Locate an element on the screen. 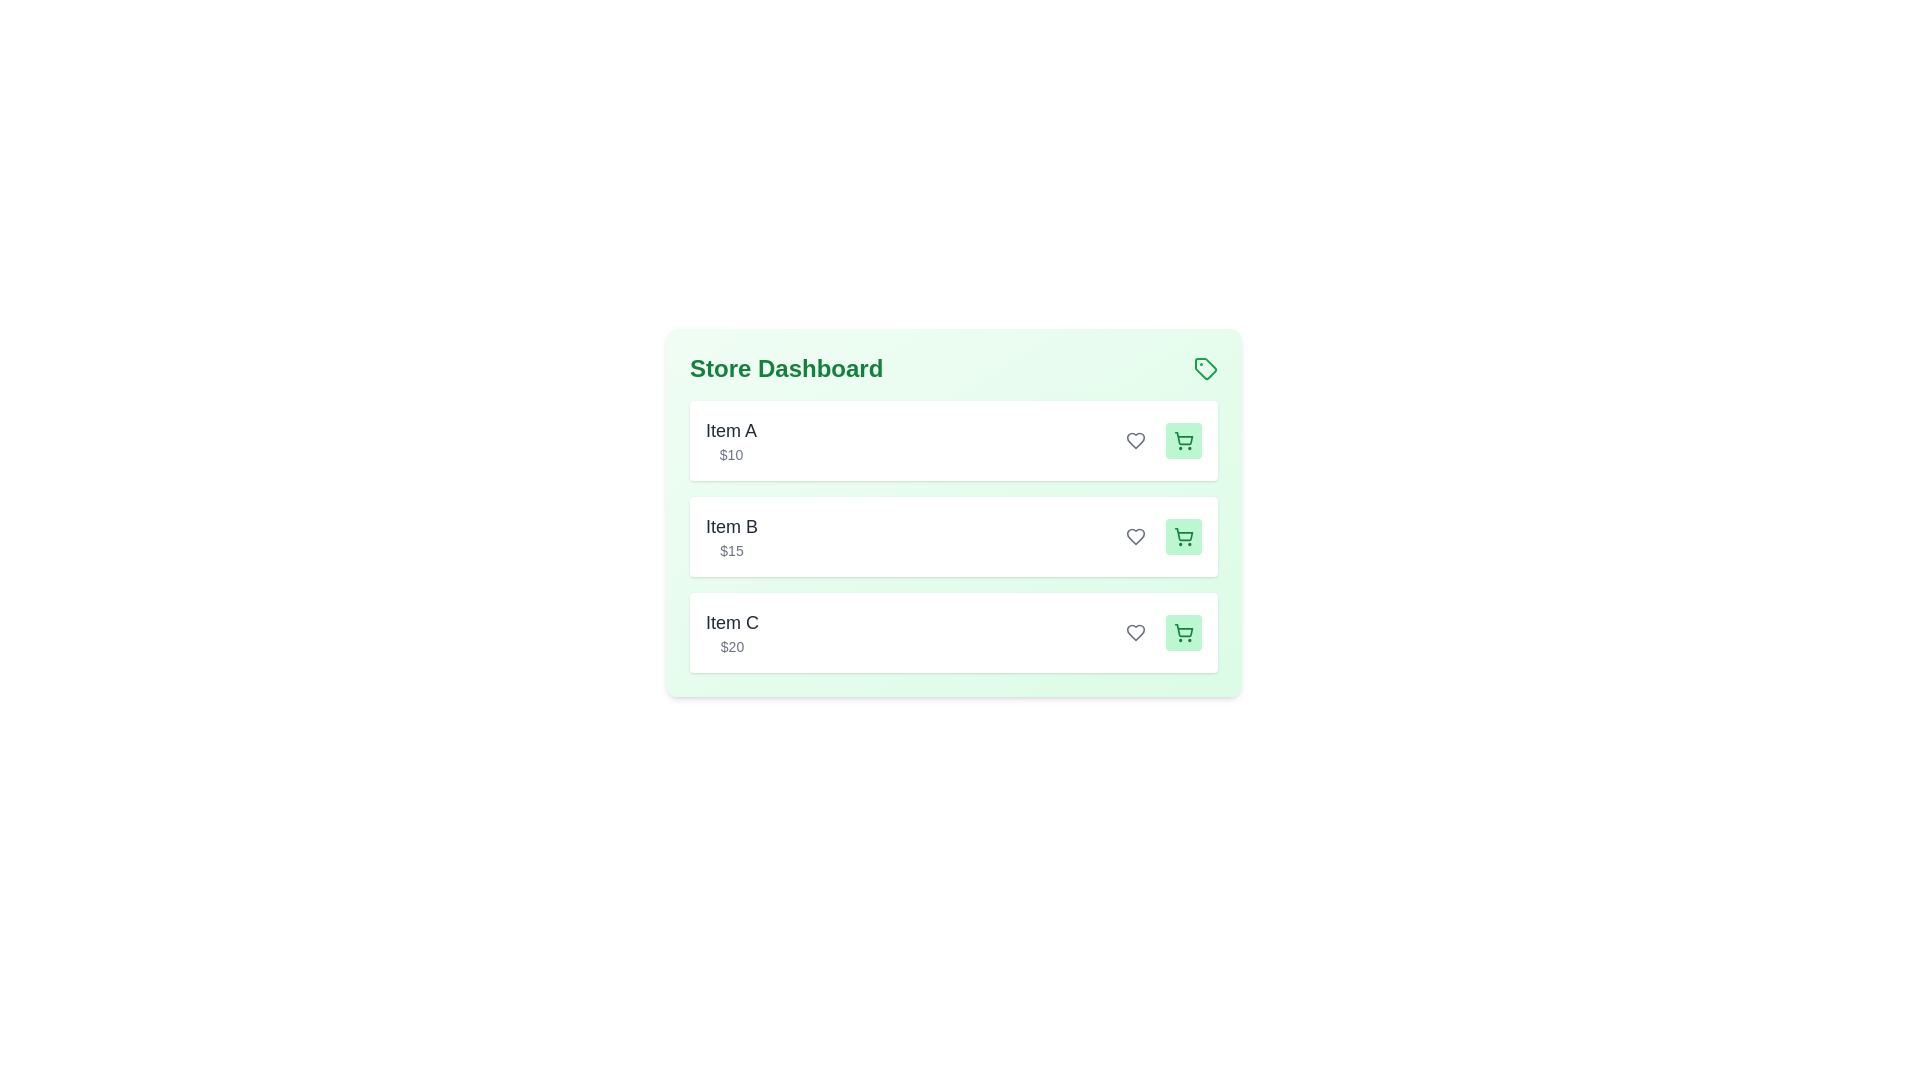 The width and height of the screenshot is (1920, 1080). the heart icon button, which is a circular button with a gray heart icon, located to the left of the green shopping cart icon in the Store Dashboard for 'Item C' is located at coordinates (1136, 632).